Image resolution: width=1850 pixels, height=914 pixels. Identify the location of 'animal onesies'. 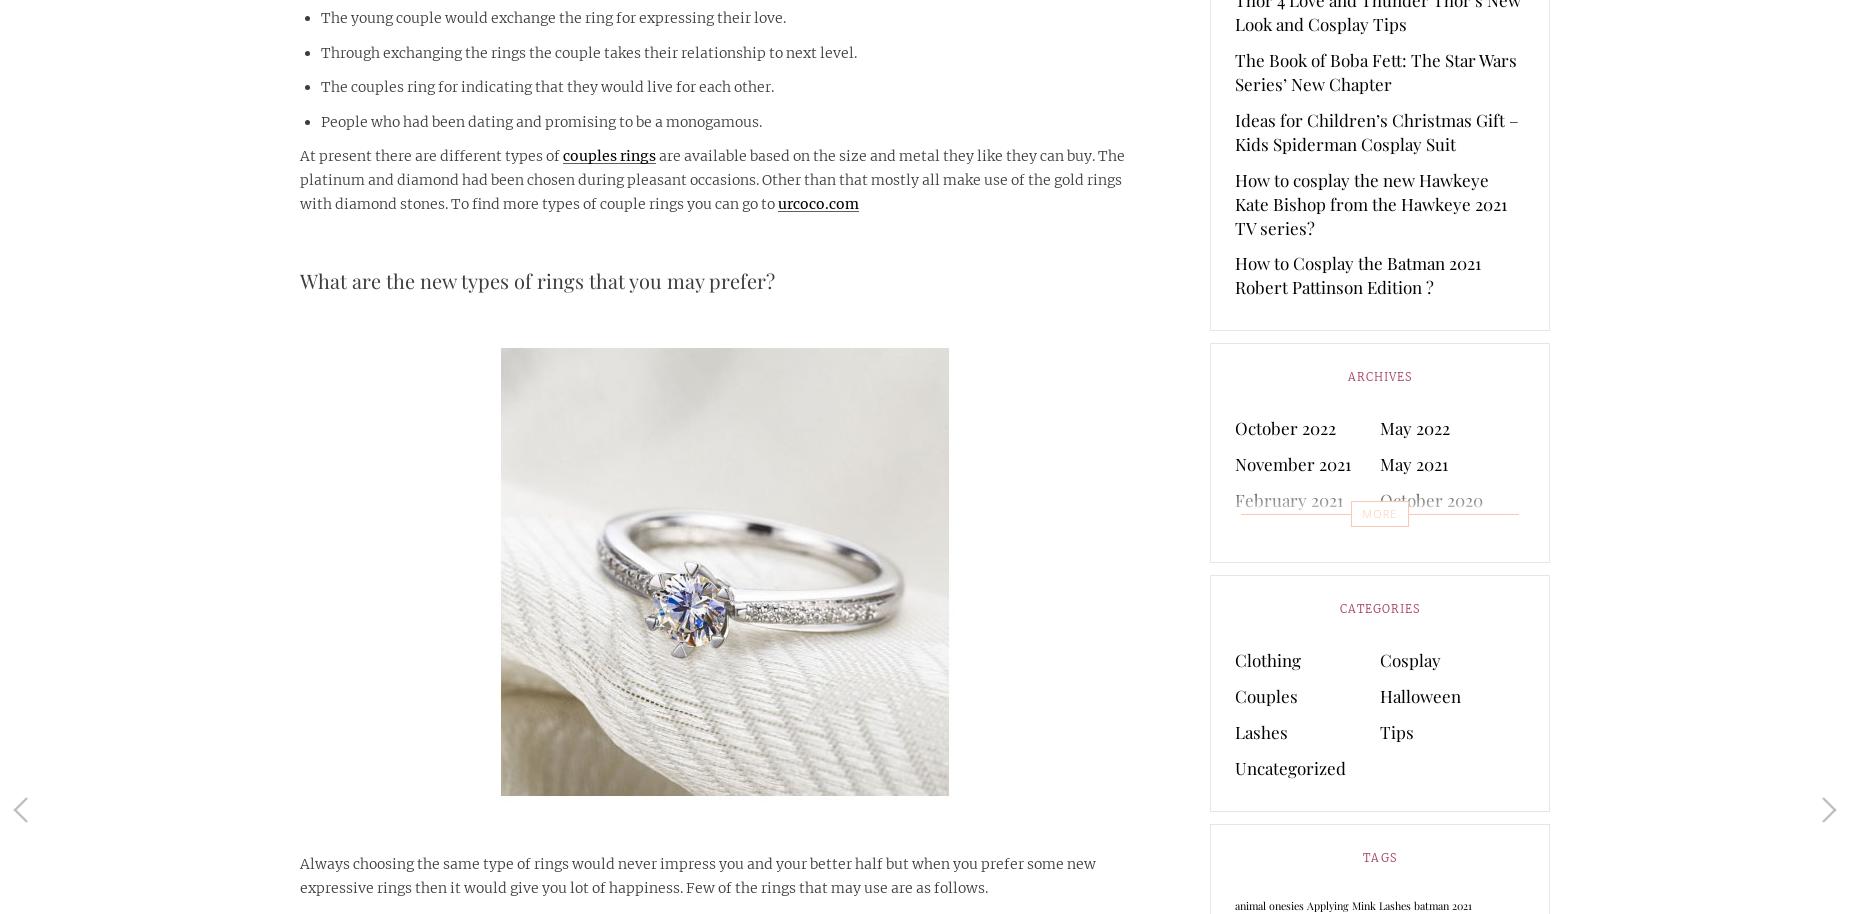
(1234, 903).